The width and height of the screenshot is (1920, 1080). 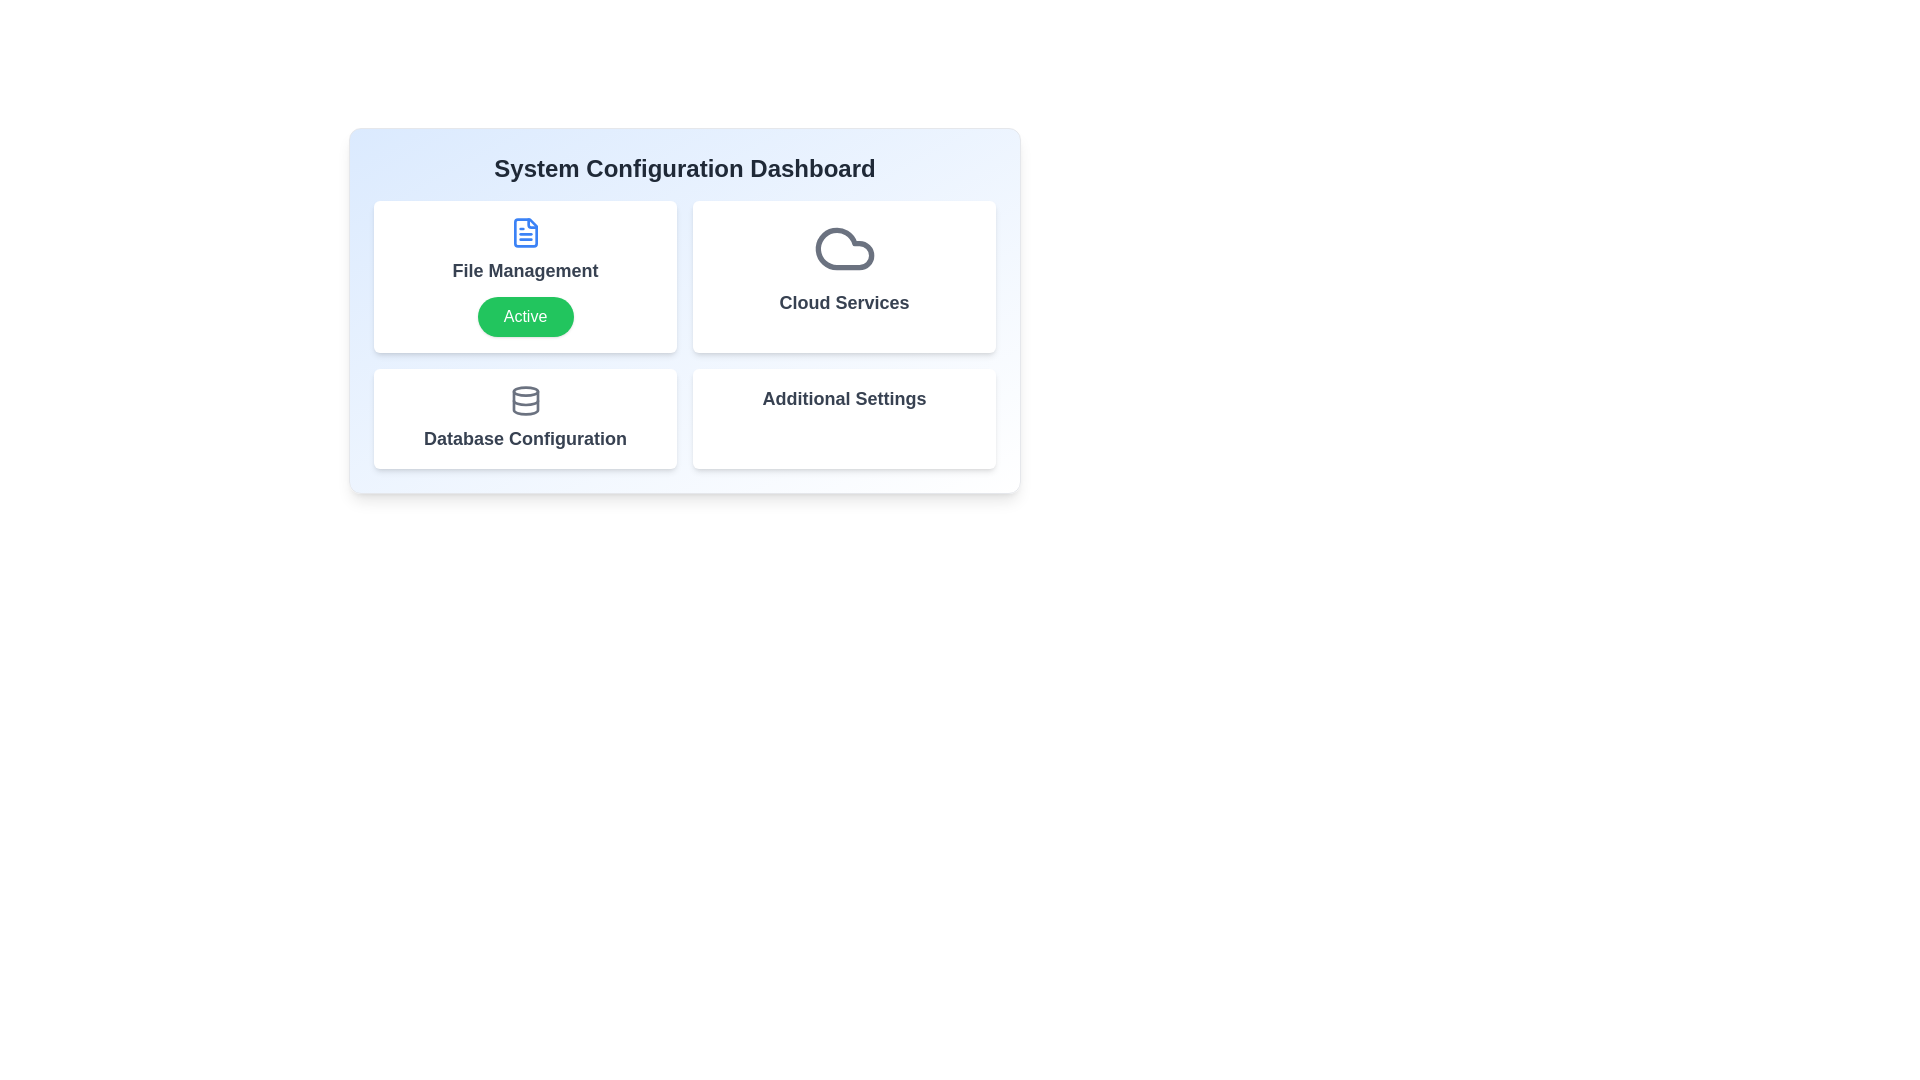 What do you see at coordinates (525, 418) in the screenshot?
I see `the database configuration card located in the bottom-left corner of the grid layout to read additional details` at bounding box center [525, 418].